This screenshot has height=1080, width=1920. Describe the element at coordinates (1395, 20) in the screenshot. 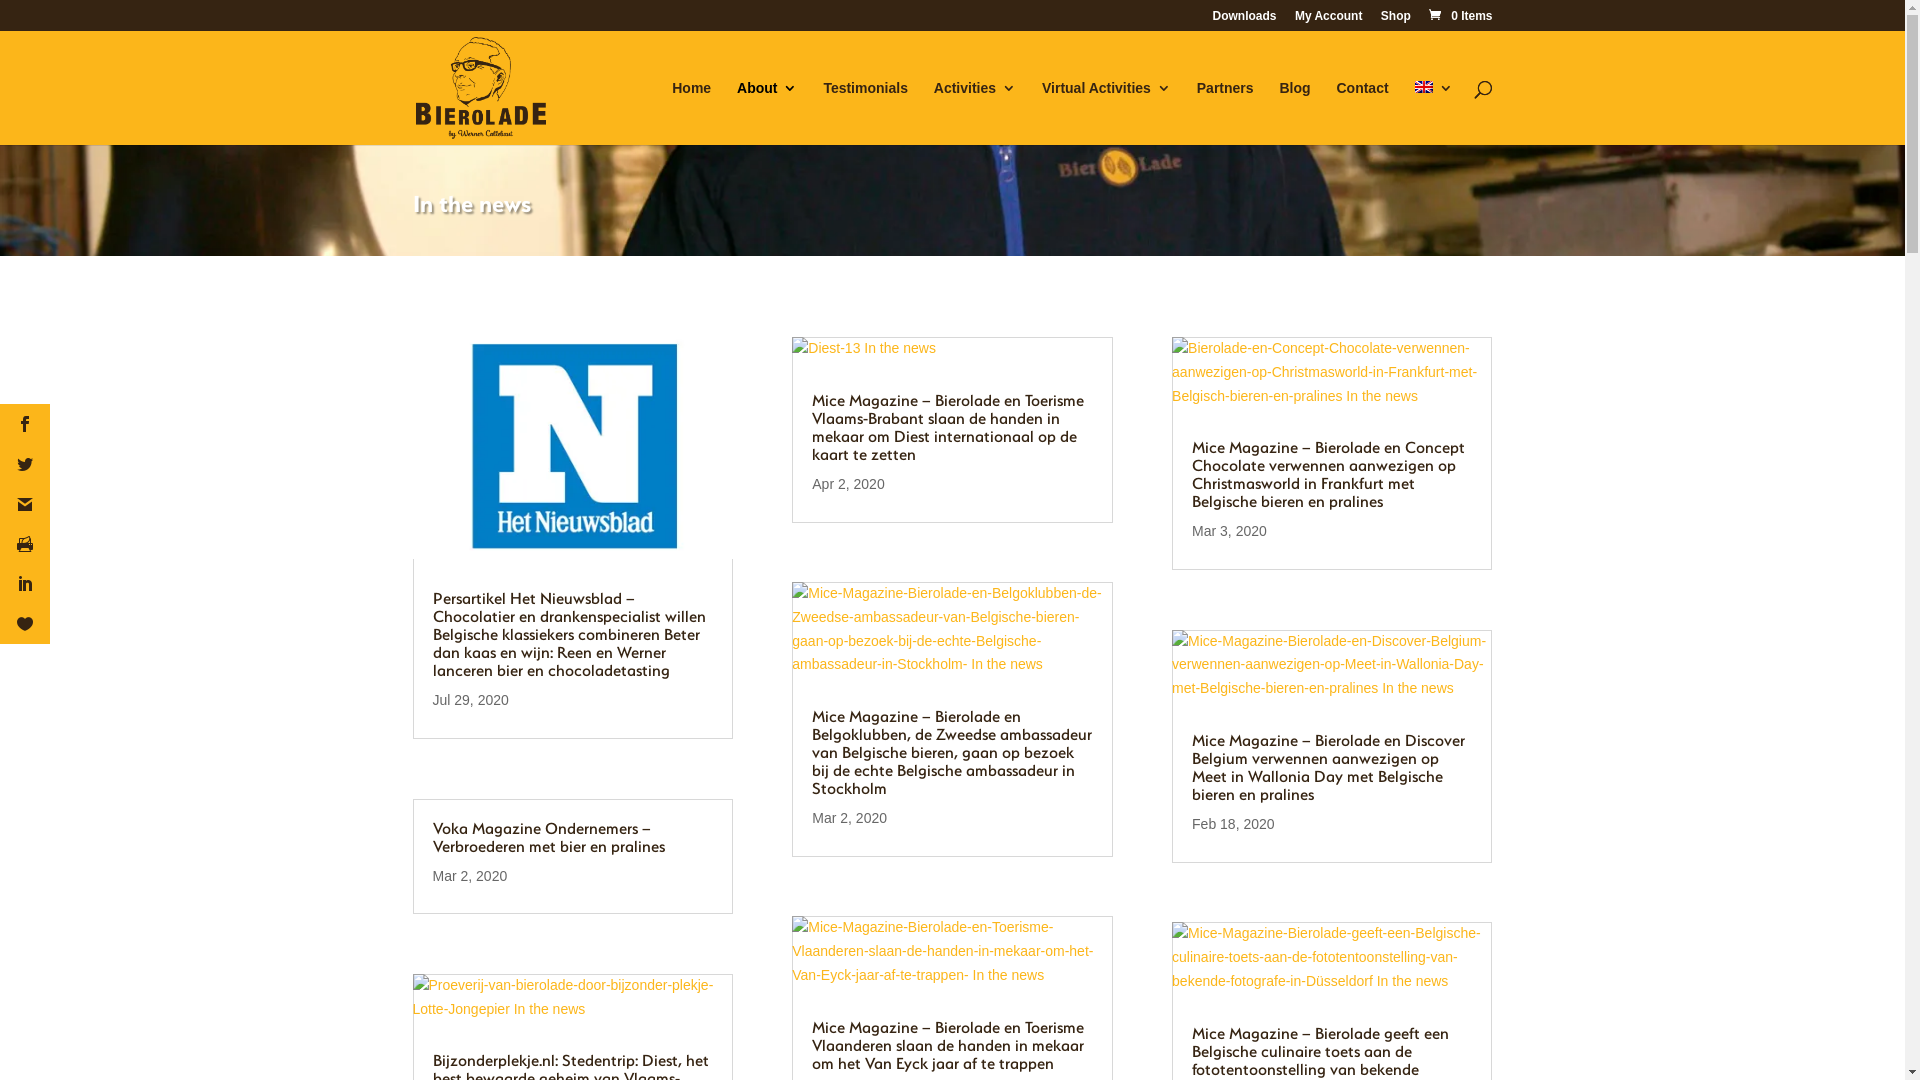

I see `'Shop'` at that location.